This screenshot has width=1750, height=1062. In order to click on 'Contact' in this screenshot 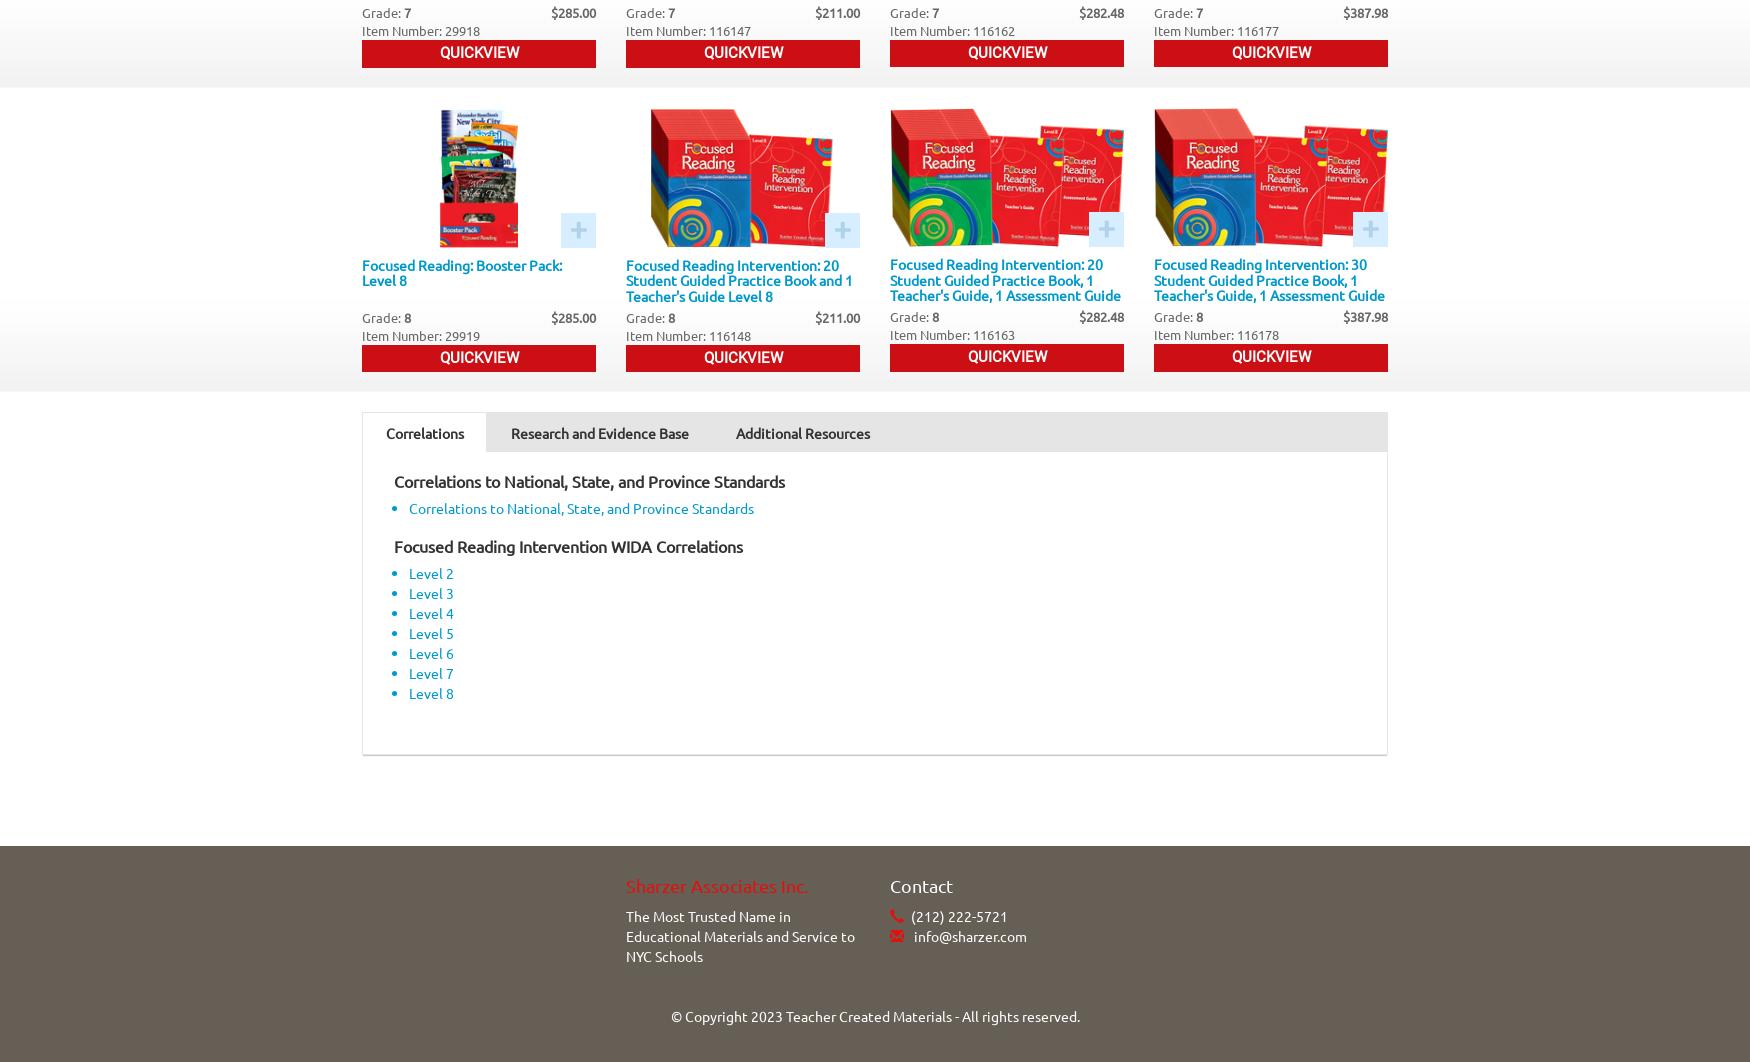, I will do `click(889, 883)`.